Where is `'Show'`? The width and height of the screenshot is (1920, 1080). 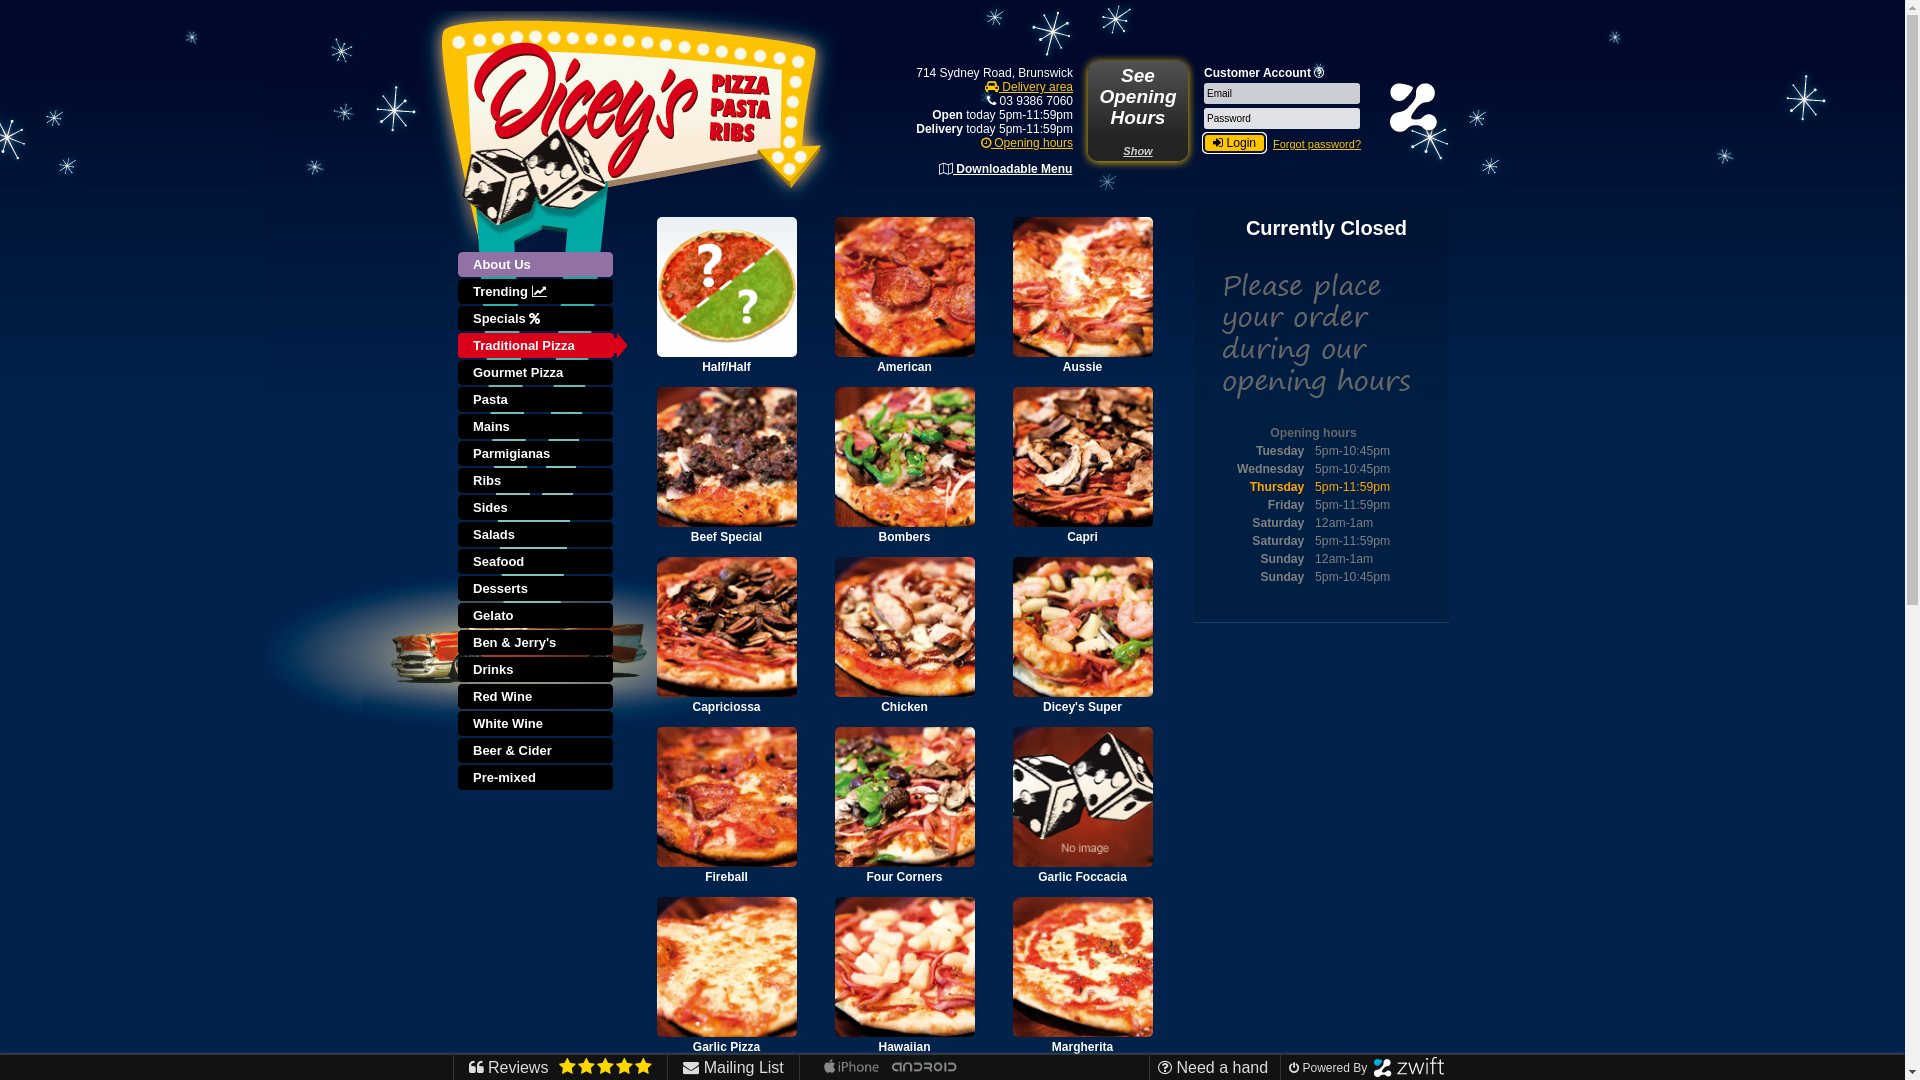
'Show' is located at coordinates (1137, 149).